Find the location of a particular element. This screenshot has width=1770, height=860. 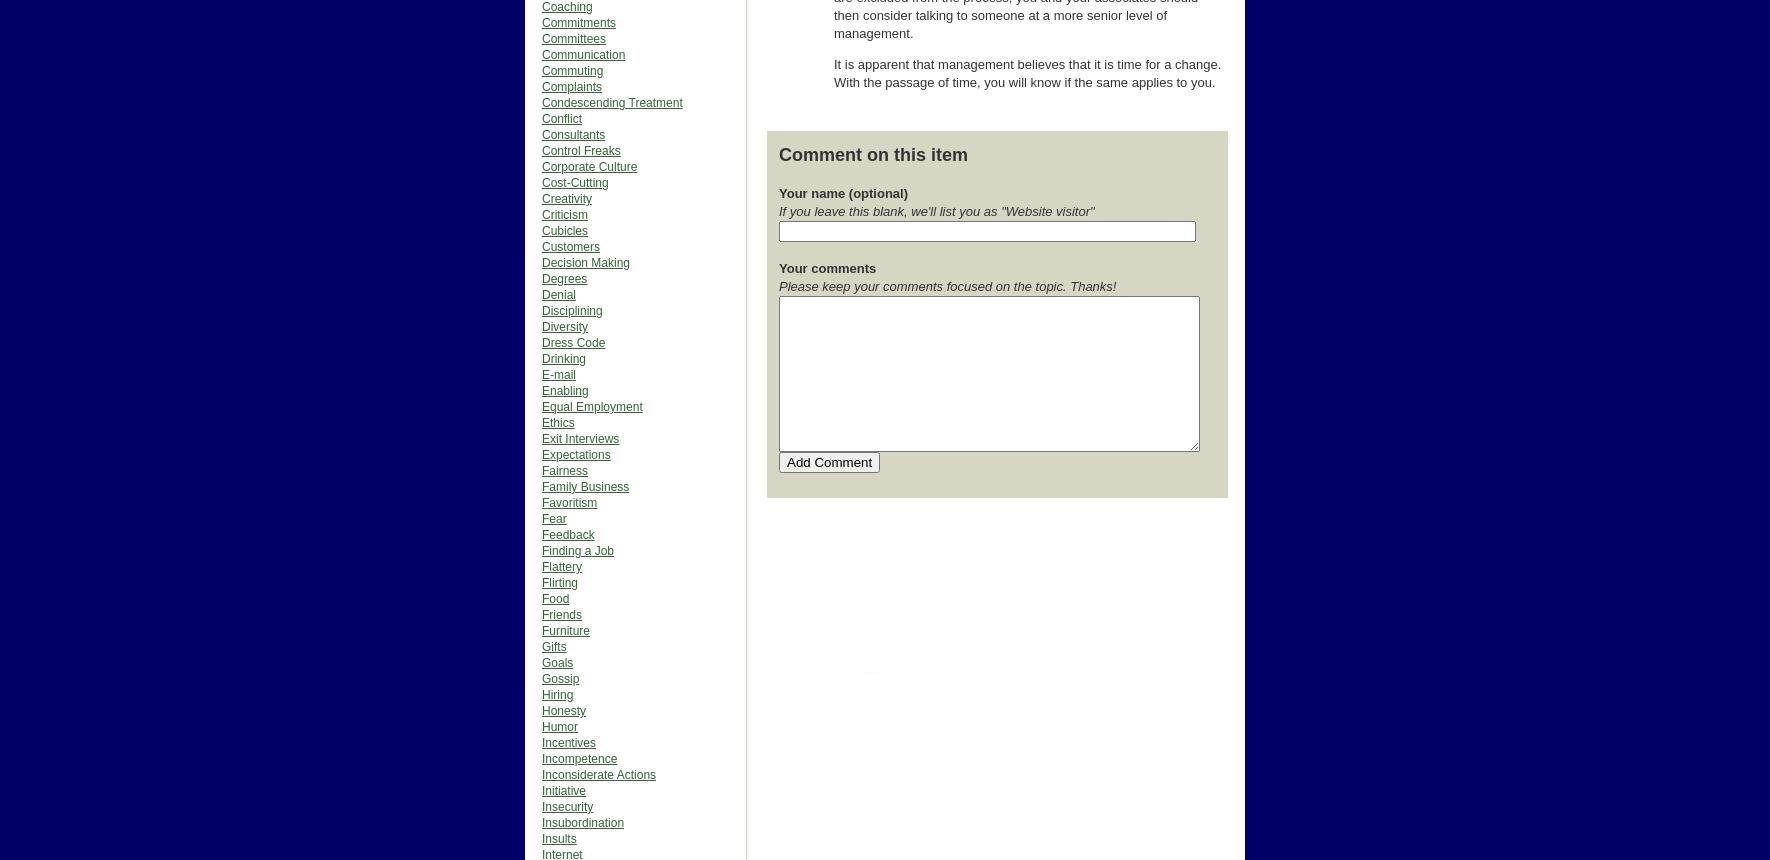

'Food' is located at coordinates (555, 597).